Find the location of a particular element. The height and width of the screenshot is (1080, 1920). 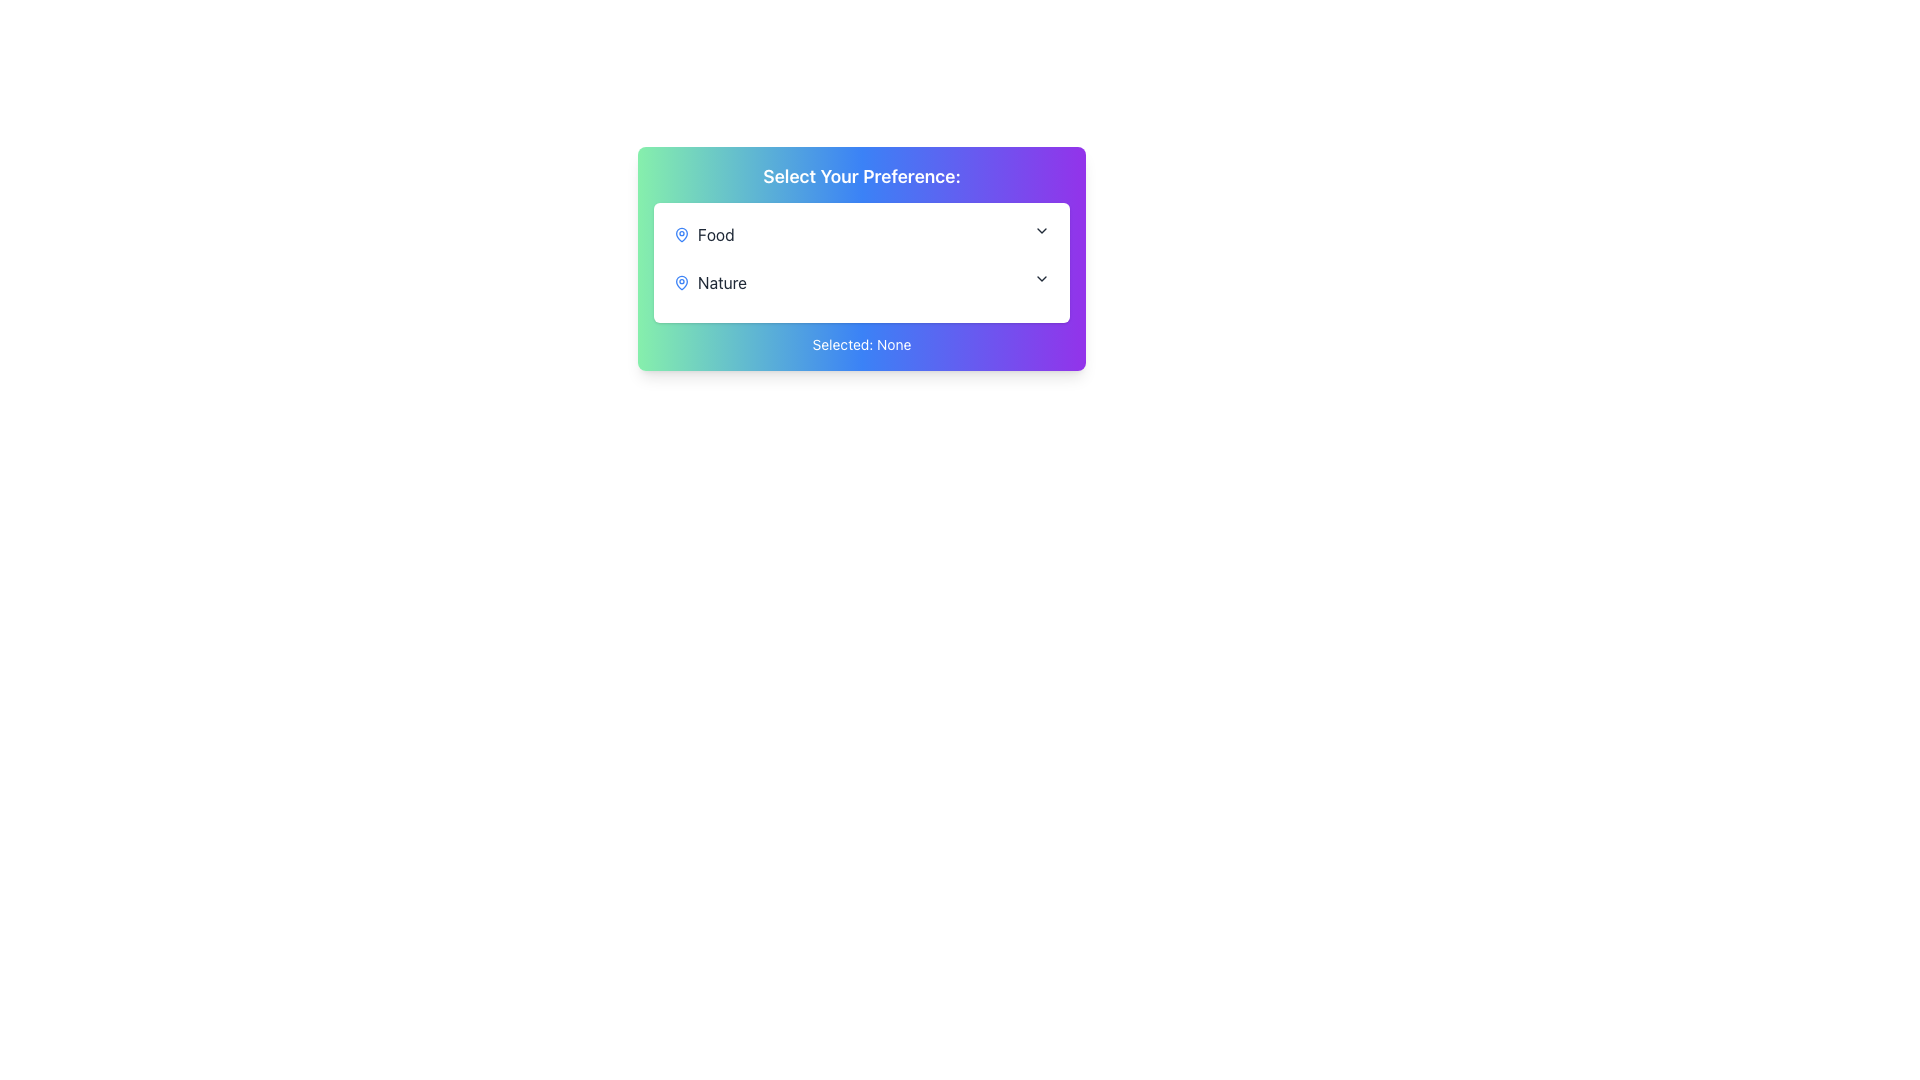

the list item labeled 'Nature' in the dropdown menu is located at coordinates (862, 282).